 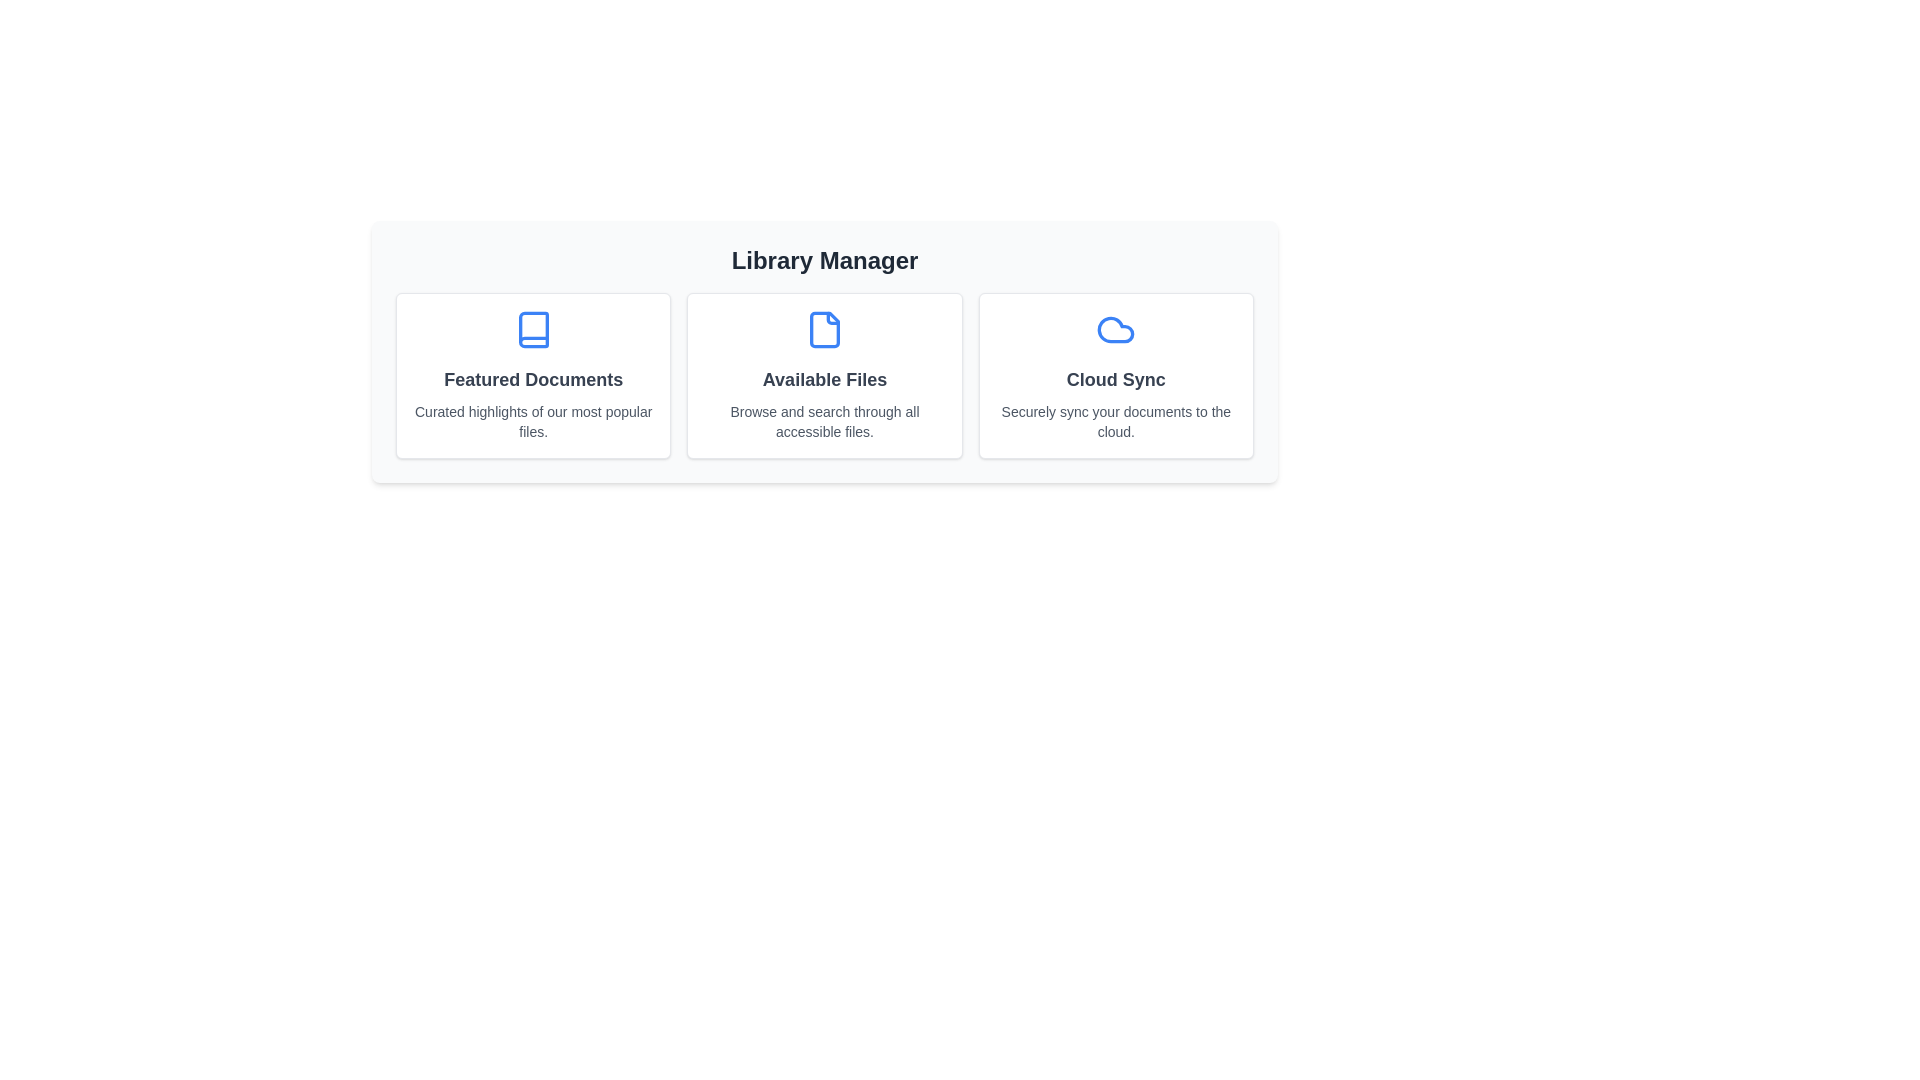 I want to click on the section card for Available Files, so click(x=825, y=375).